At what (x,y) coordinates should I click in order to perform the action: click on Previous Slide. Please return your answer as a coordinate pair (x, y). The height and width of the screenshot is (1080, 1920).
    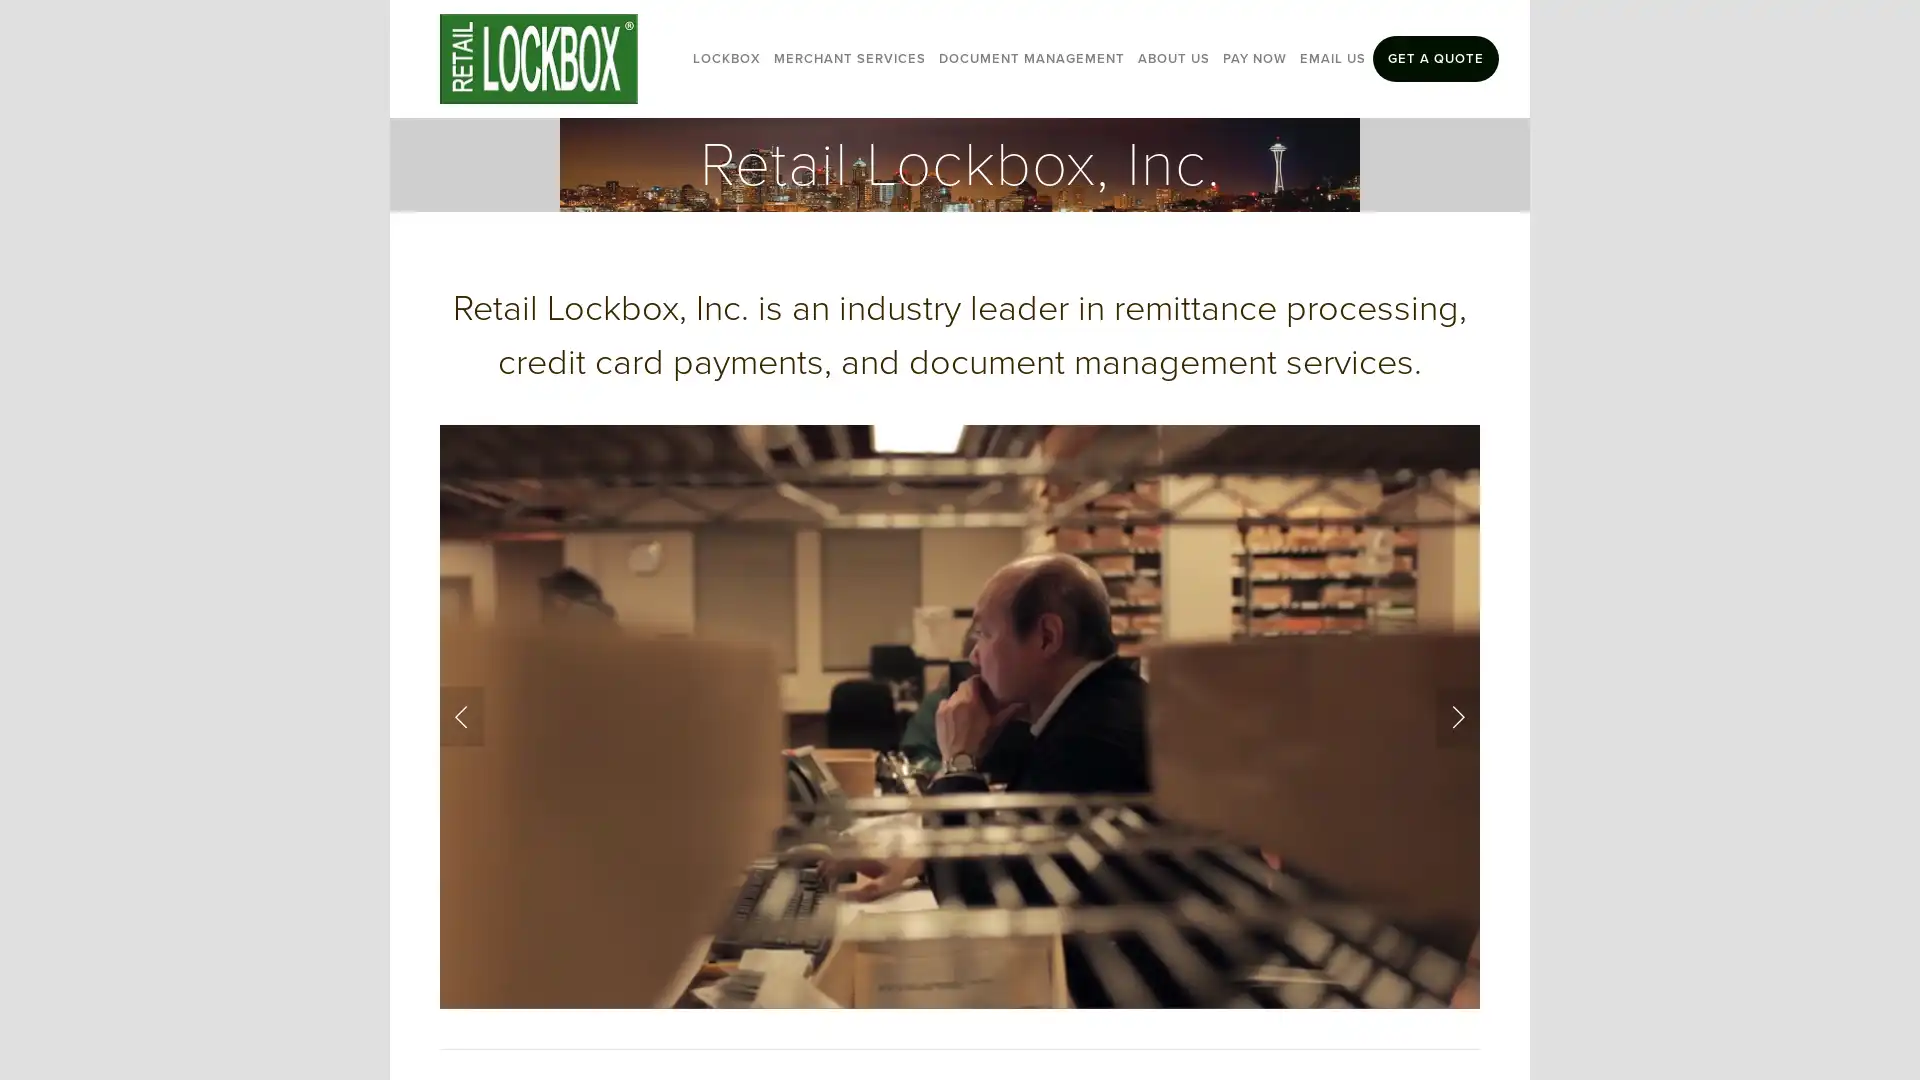
    Looking at the image, I should click on (460, 715).